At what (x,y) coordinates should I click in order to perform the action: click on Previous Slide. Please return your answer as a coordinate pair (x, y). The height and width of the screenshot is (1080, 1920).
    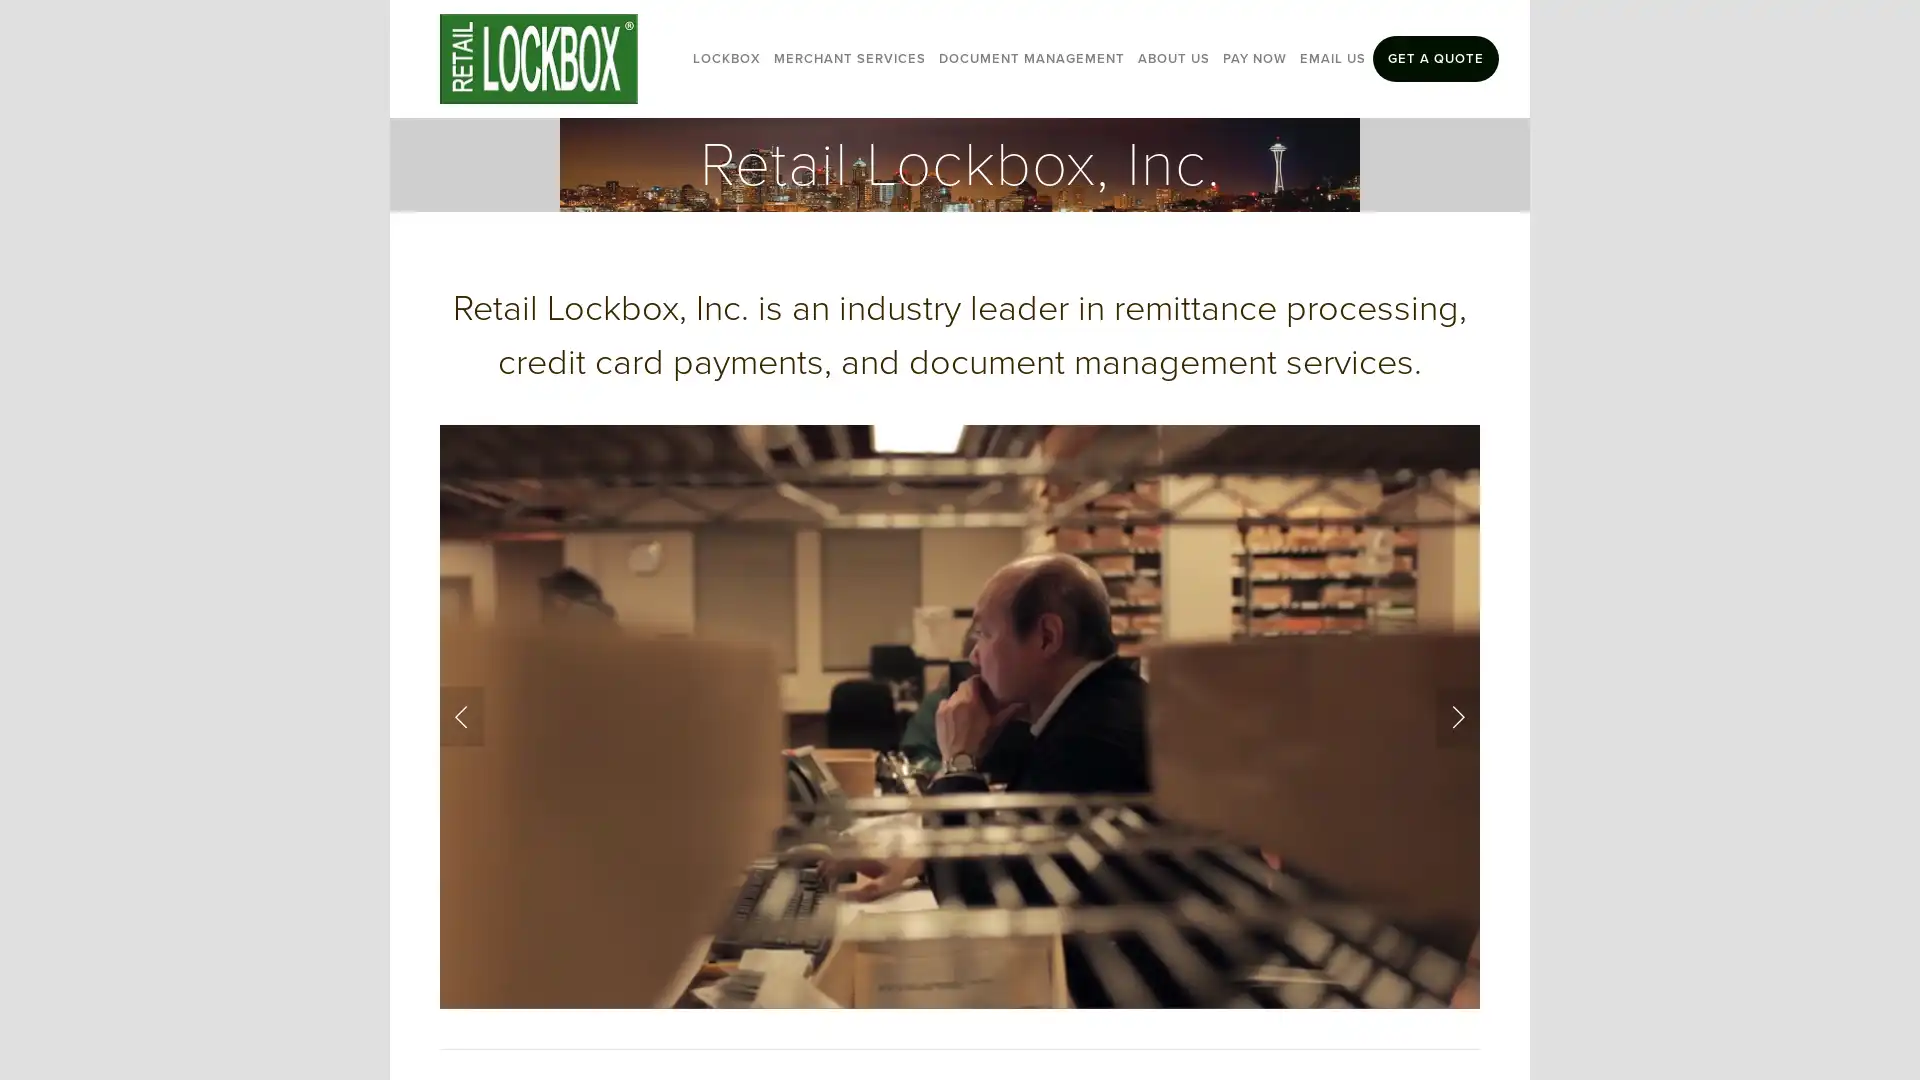
    Looking at the image, I should click on (460, 715).